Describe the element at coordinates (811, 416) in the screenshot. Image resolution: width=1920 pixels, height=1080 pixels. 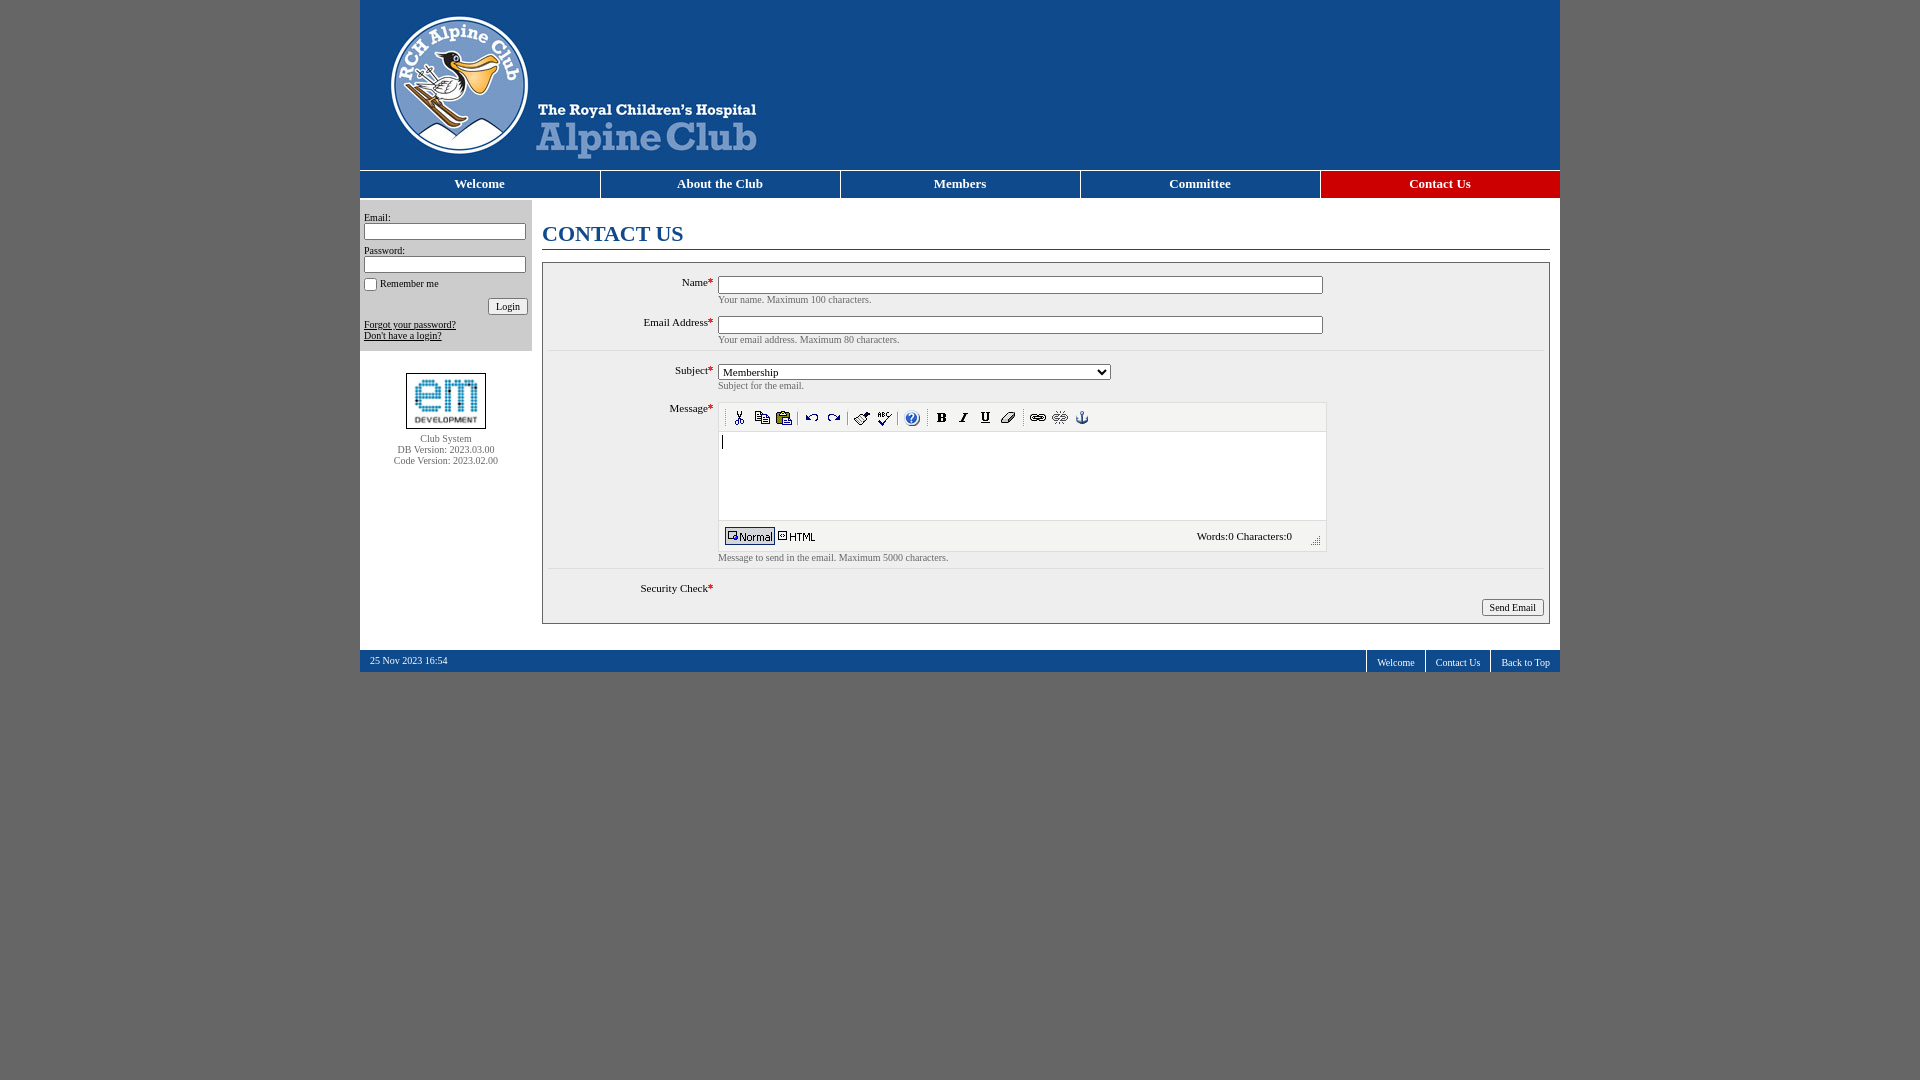
I see `'Undo'` at that location.